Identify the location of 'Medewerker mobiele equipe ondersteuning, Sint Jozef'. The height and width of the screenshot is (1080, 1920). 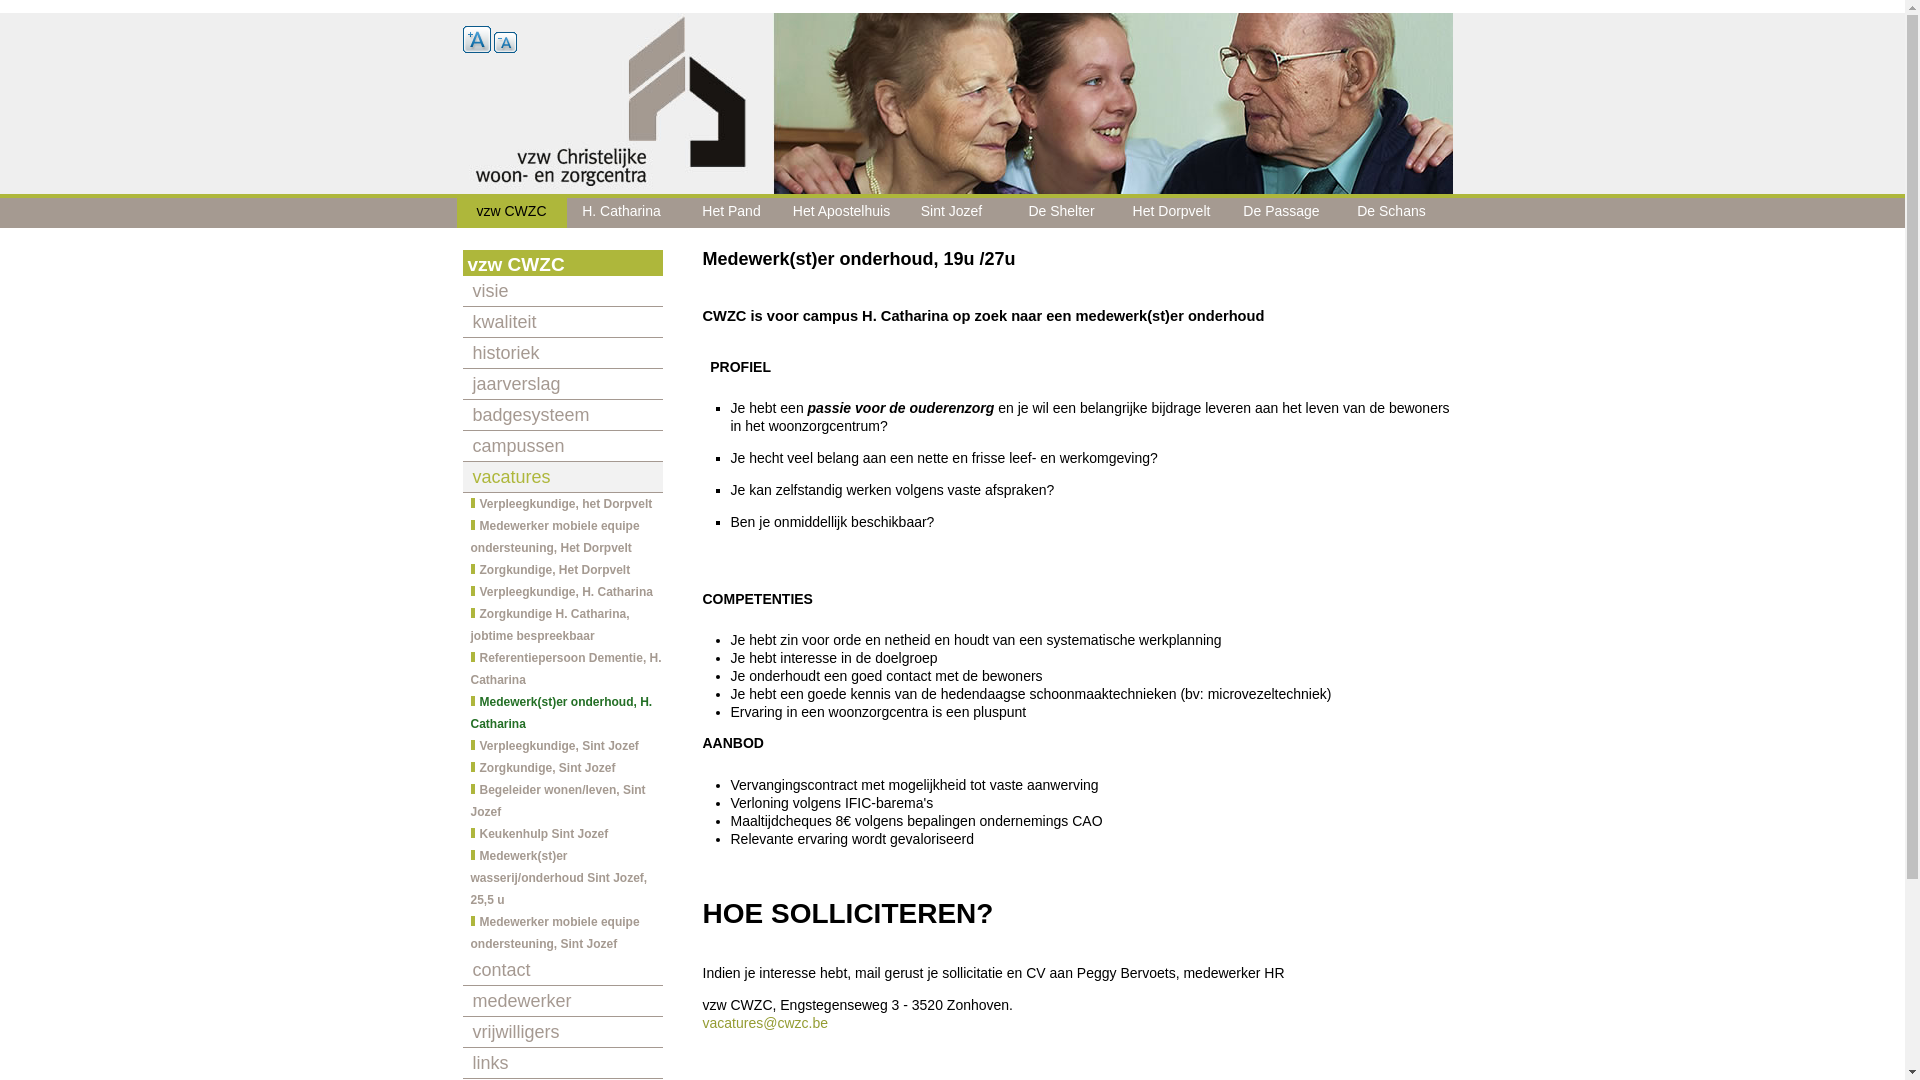
(560, 933).